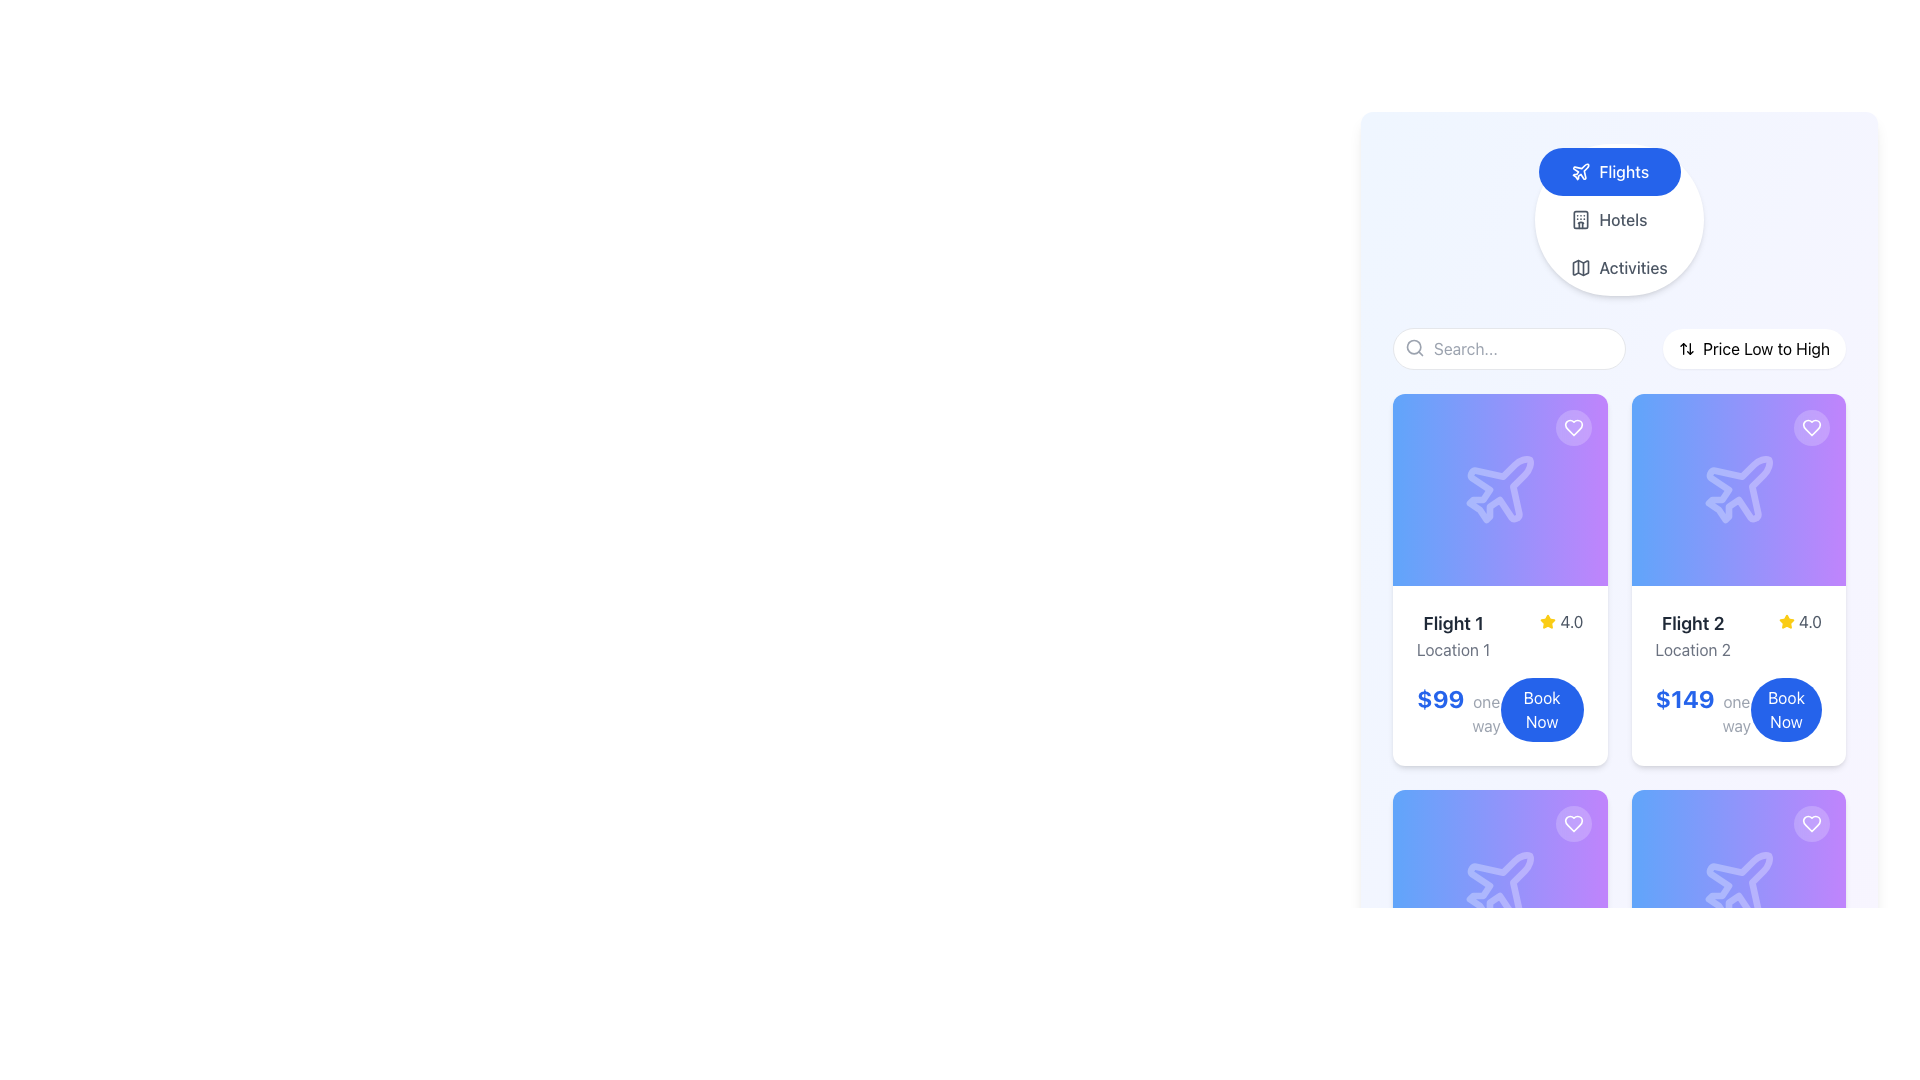 This screenshot has height=1080, width=1920. Describe the element at coordinates (1738, 489) in the screenshot. I see `the airplane outline icon located in the 'Flight 2' card, which is adjacent to the 'Book Now' button and the text 'Flight 2'` at that location.